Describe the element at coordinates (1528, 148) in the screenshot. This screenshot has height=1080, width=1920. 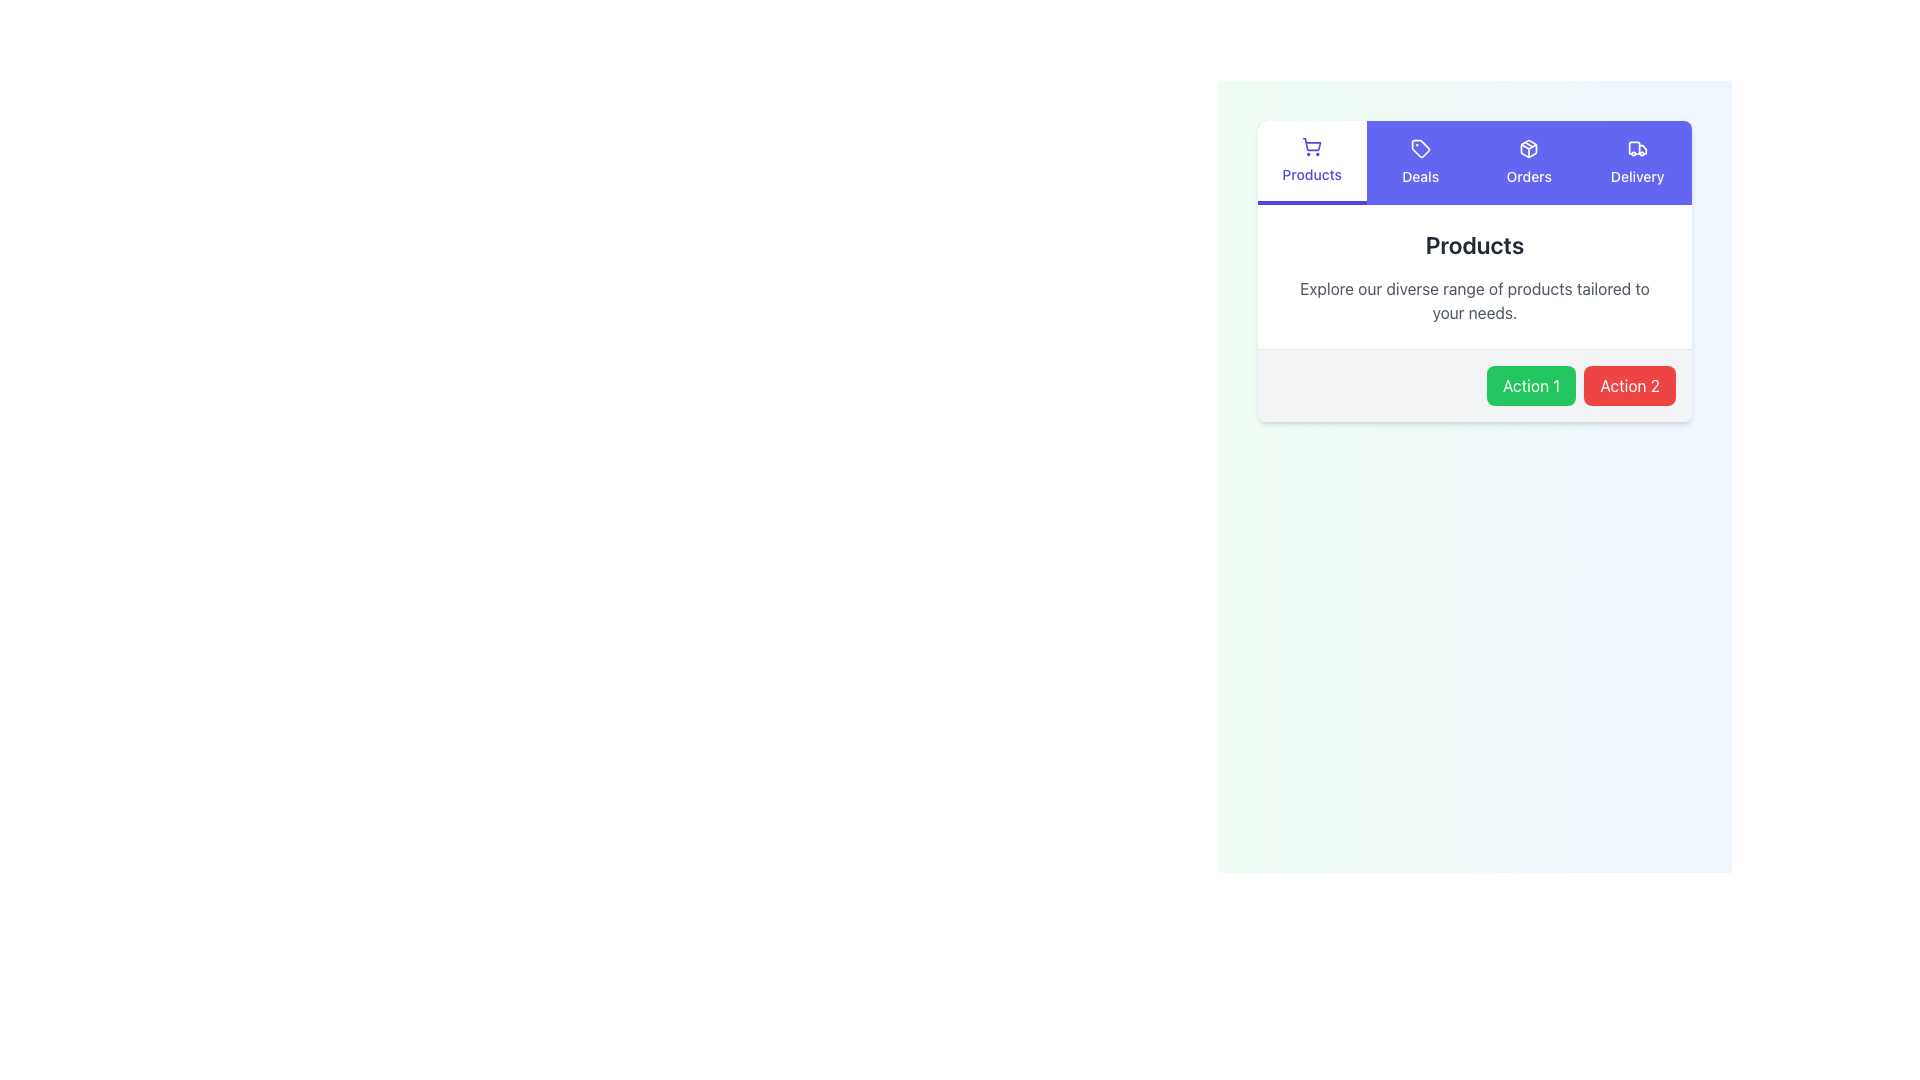
I see `the package box icon located in the 'Orders' tab, which is displayed on a purple background with thin, rounded lines` at that location.